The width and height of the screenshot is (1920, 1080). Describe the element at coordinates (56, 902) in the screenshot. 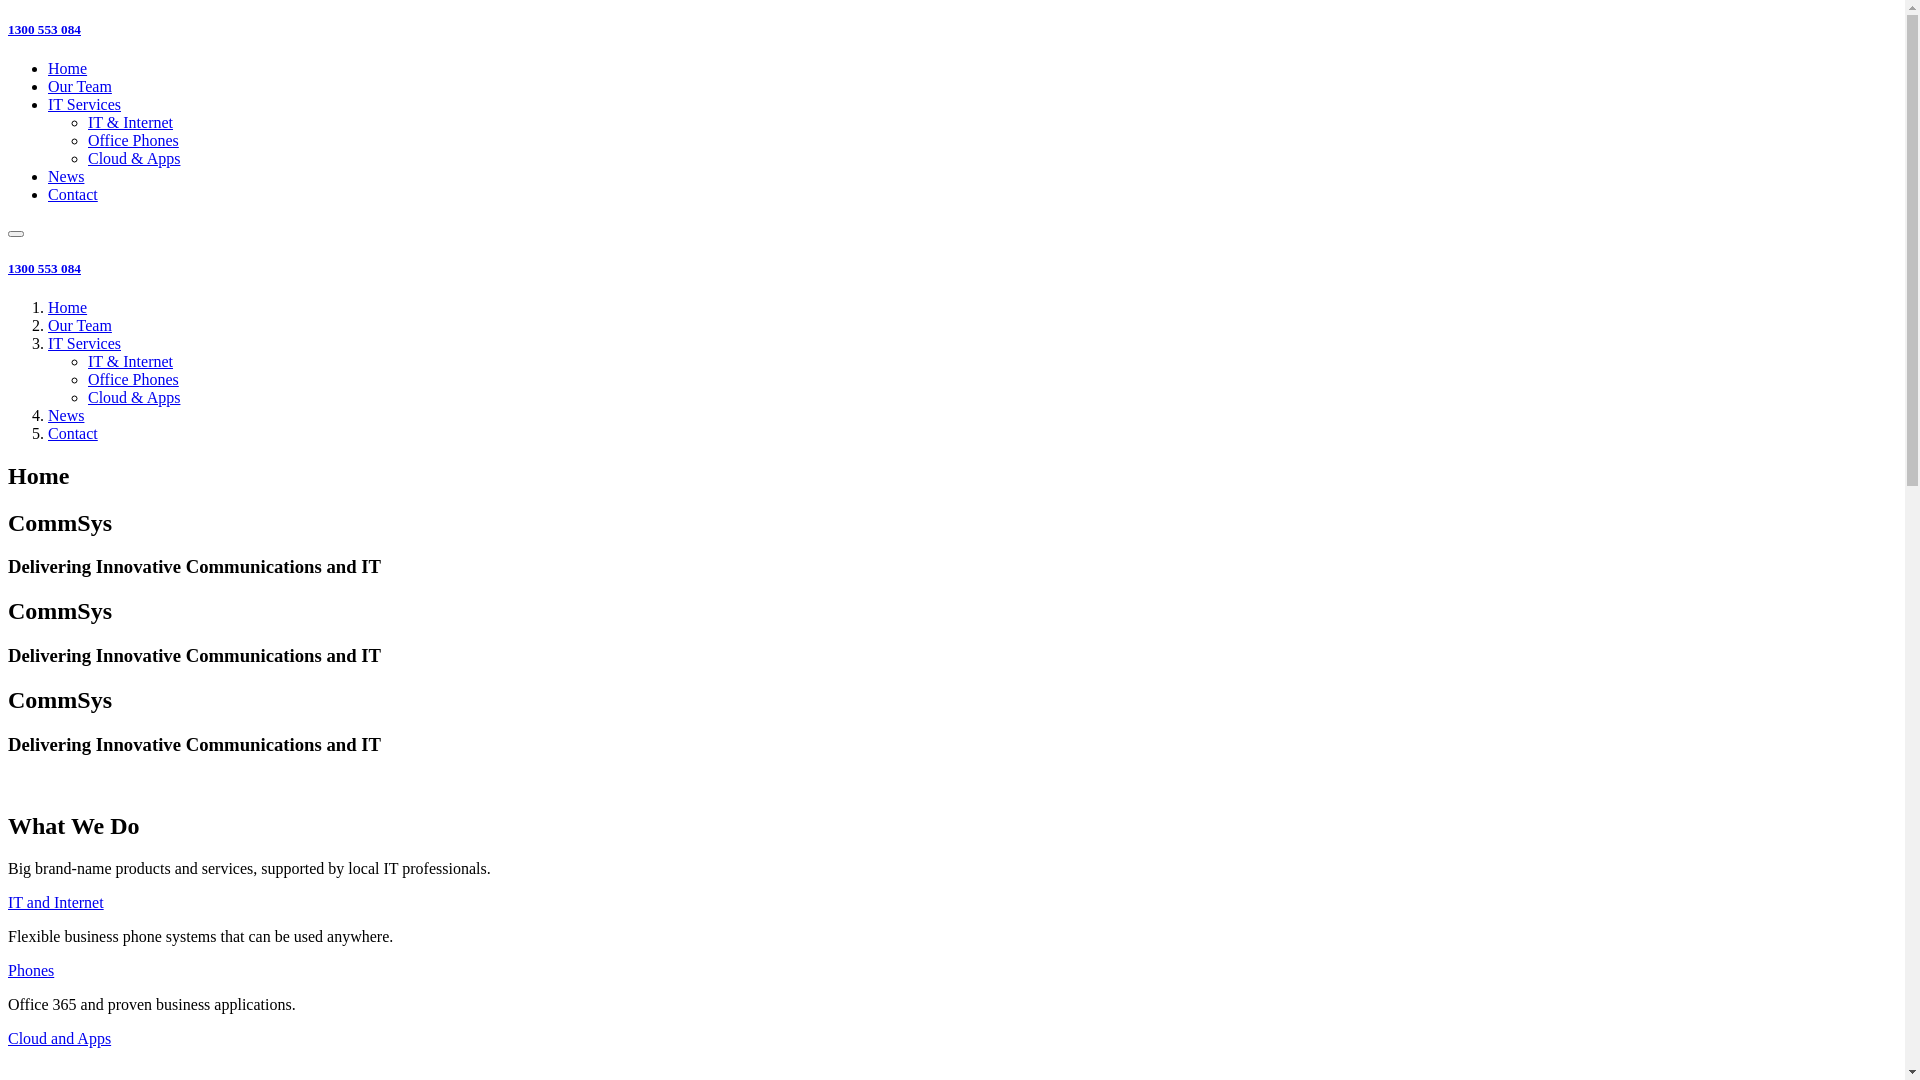

I see `'IT and Internet'` at that location.